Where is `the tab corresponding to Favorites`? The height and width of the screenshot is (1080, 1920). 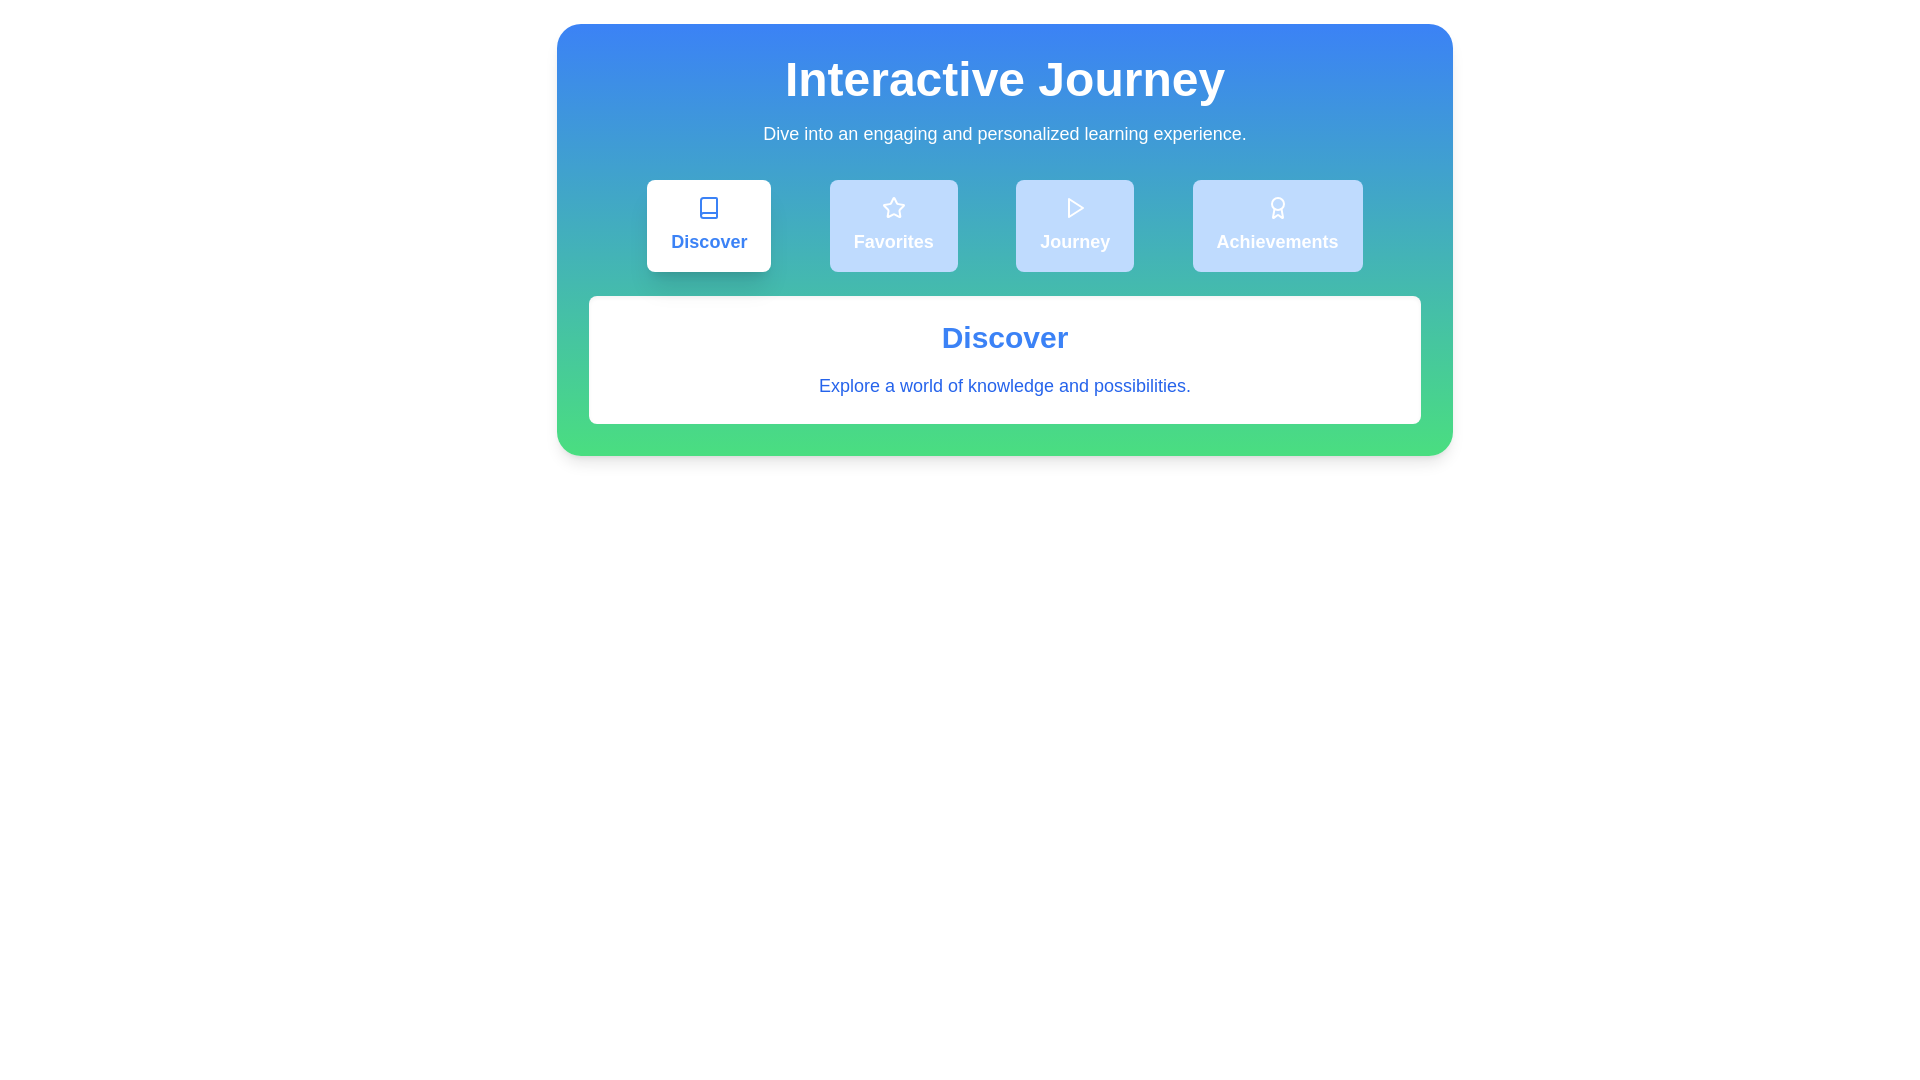
the tab corresponding to Favorites is located at coordinates (892, 225).